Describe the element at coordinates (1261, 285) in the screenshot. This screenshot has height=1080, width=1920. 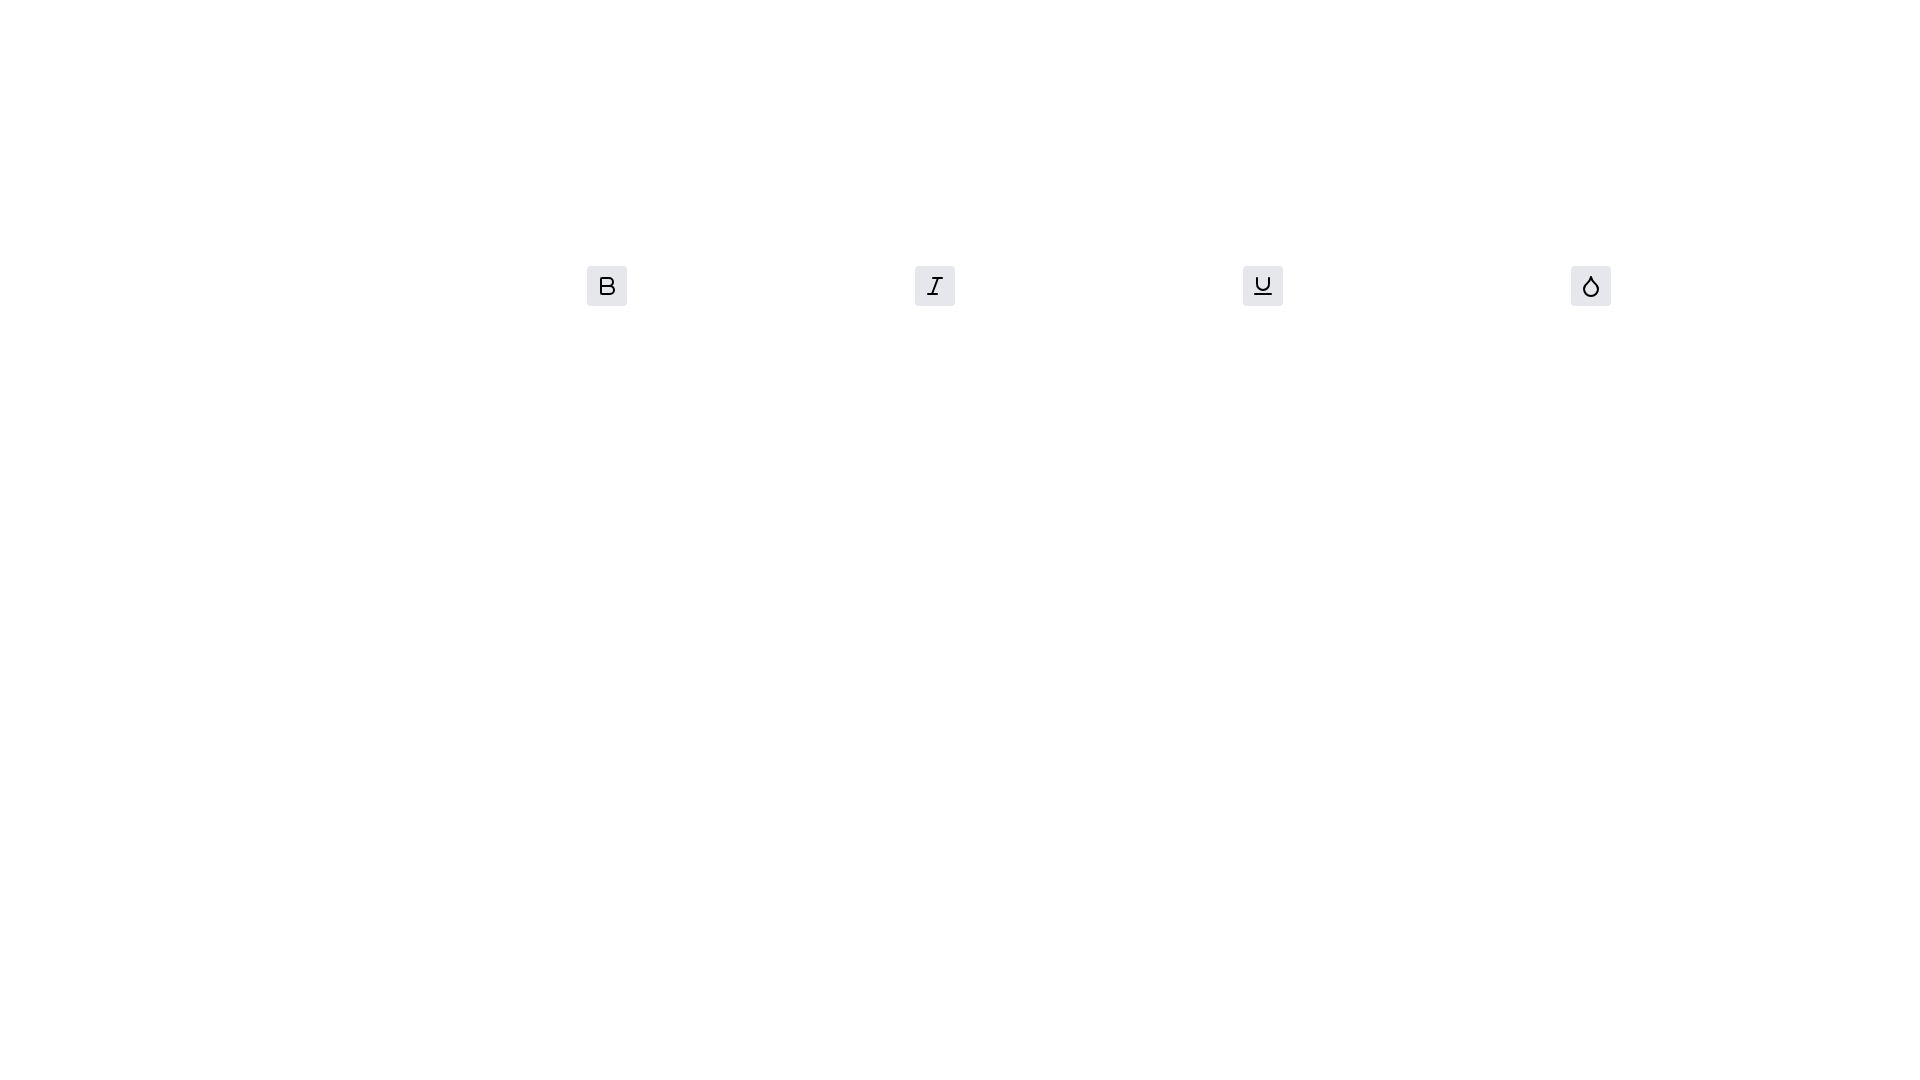
I see `the underline formatting button, which is the third button from the left in a horizontal layout of four buttons in a text editor` at that location.